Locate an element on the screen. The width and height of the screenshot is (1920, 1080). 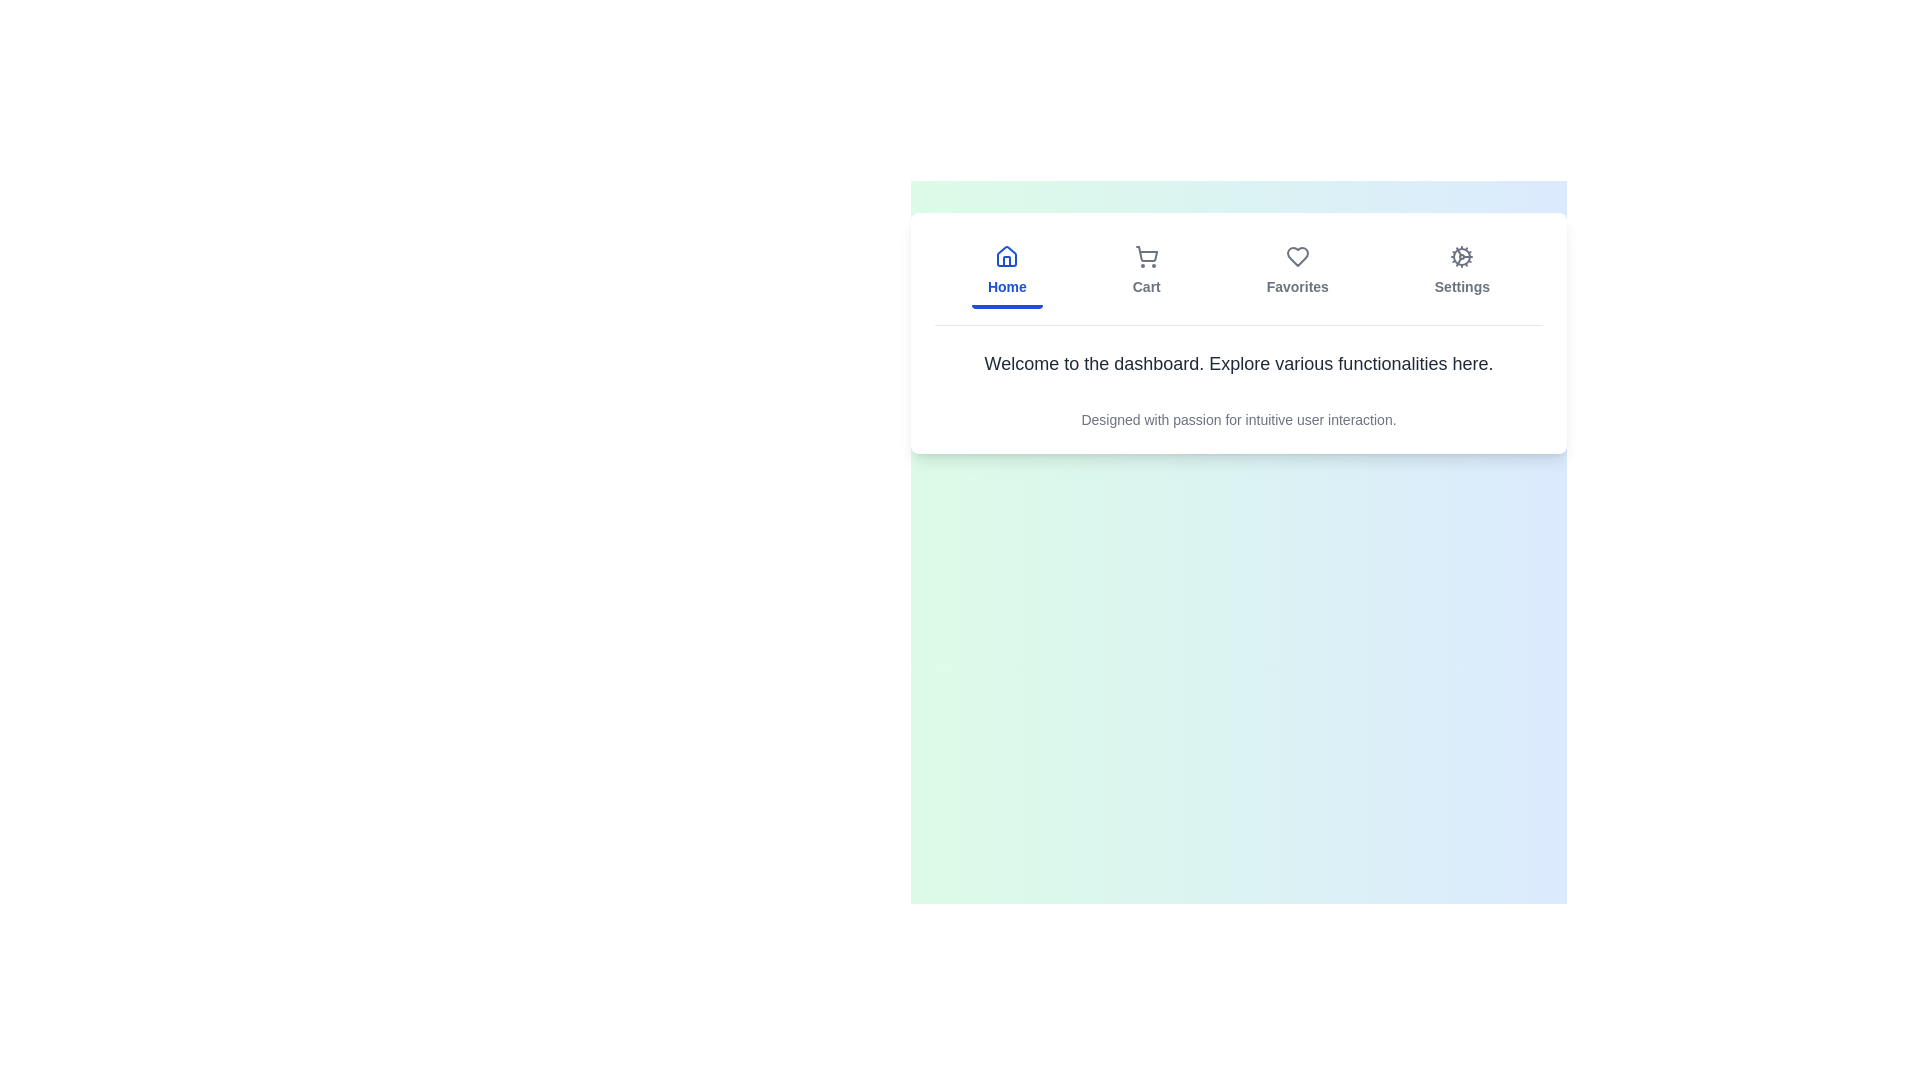
the 'Home' button, which is a vertically aligned button with a house icon and blue text in the top navigation bar is located at coordinates (1007, 273).